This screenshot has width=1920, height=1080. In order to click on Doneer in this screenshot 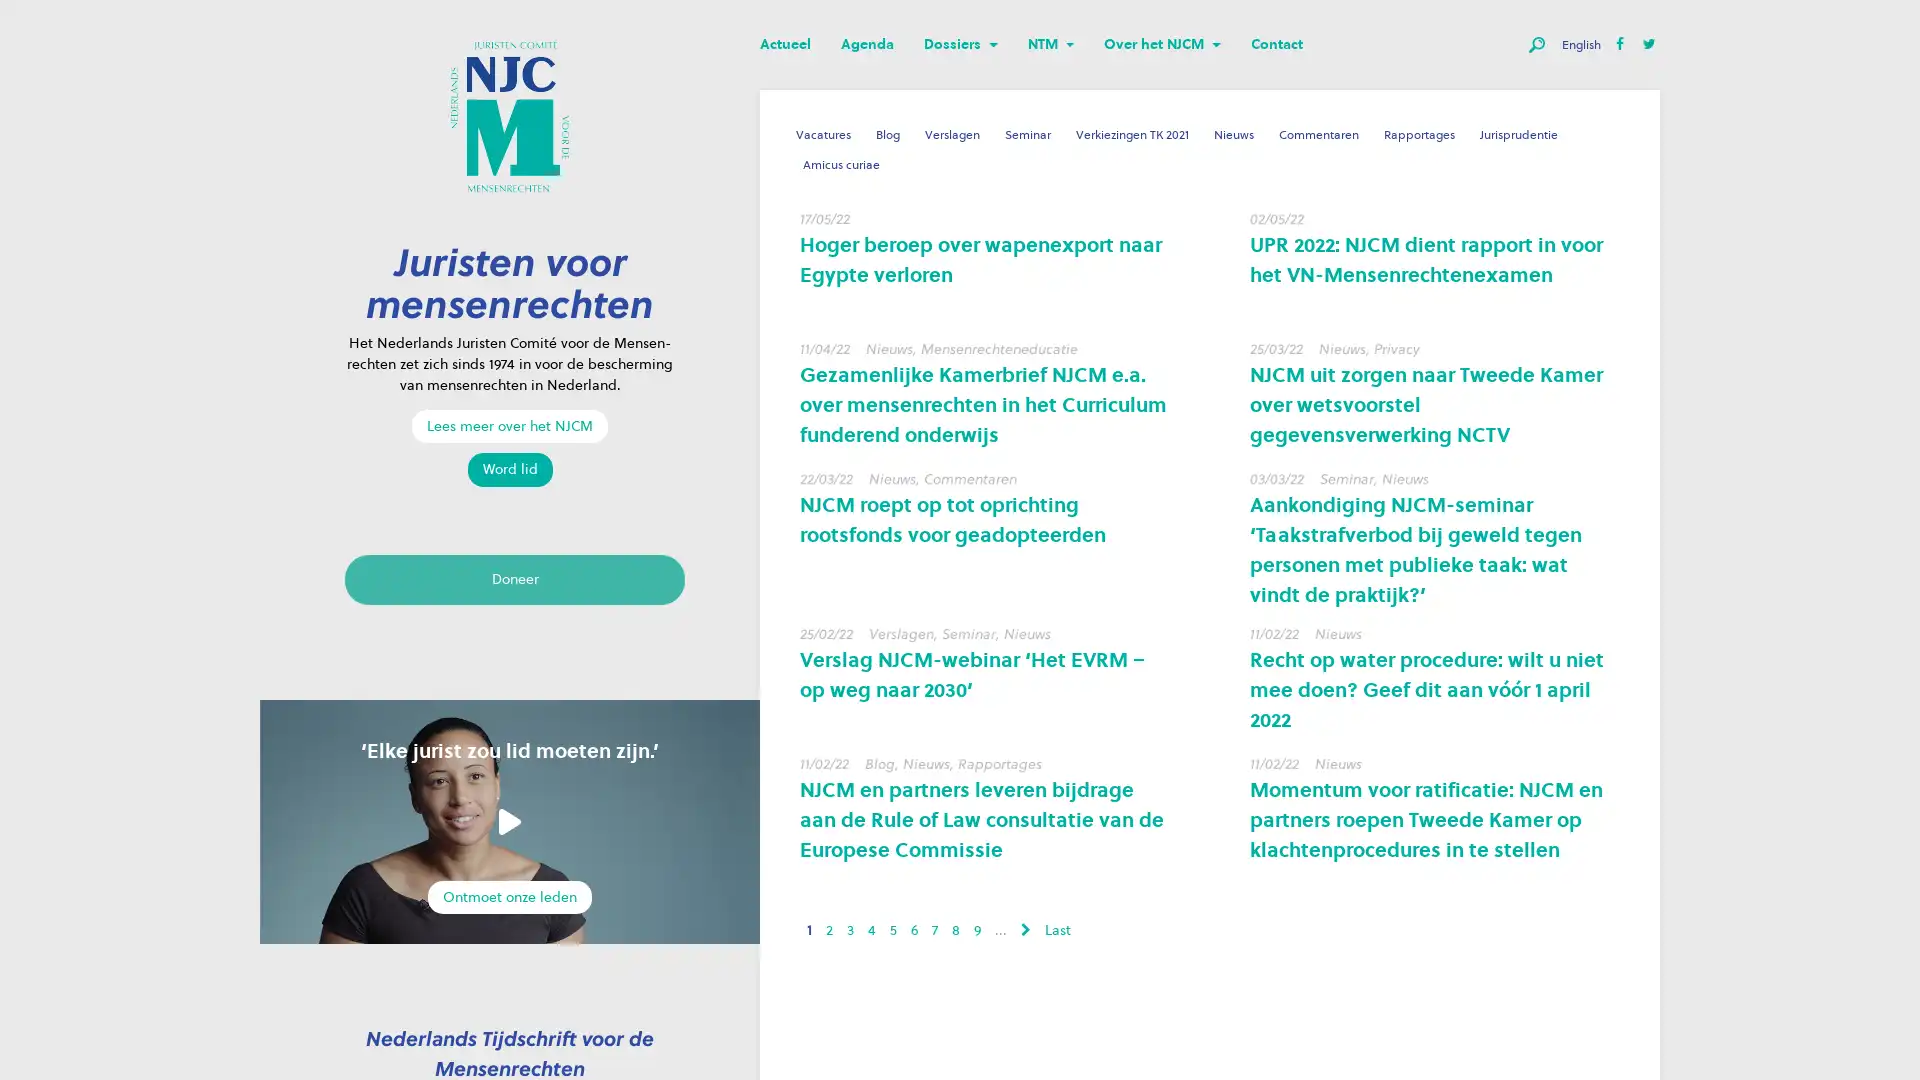, I will do `click(514, 578)`.